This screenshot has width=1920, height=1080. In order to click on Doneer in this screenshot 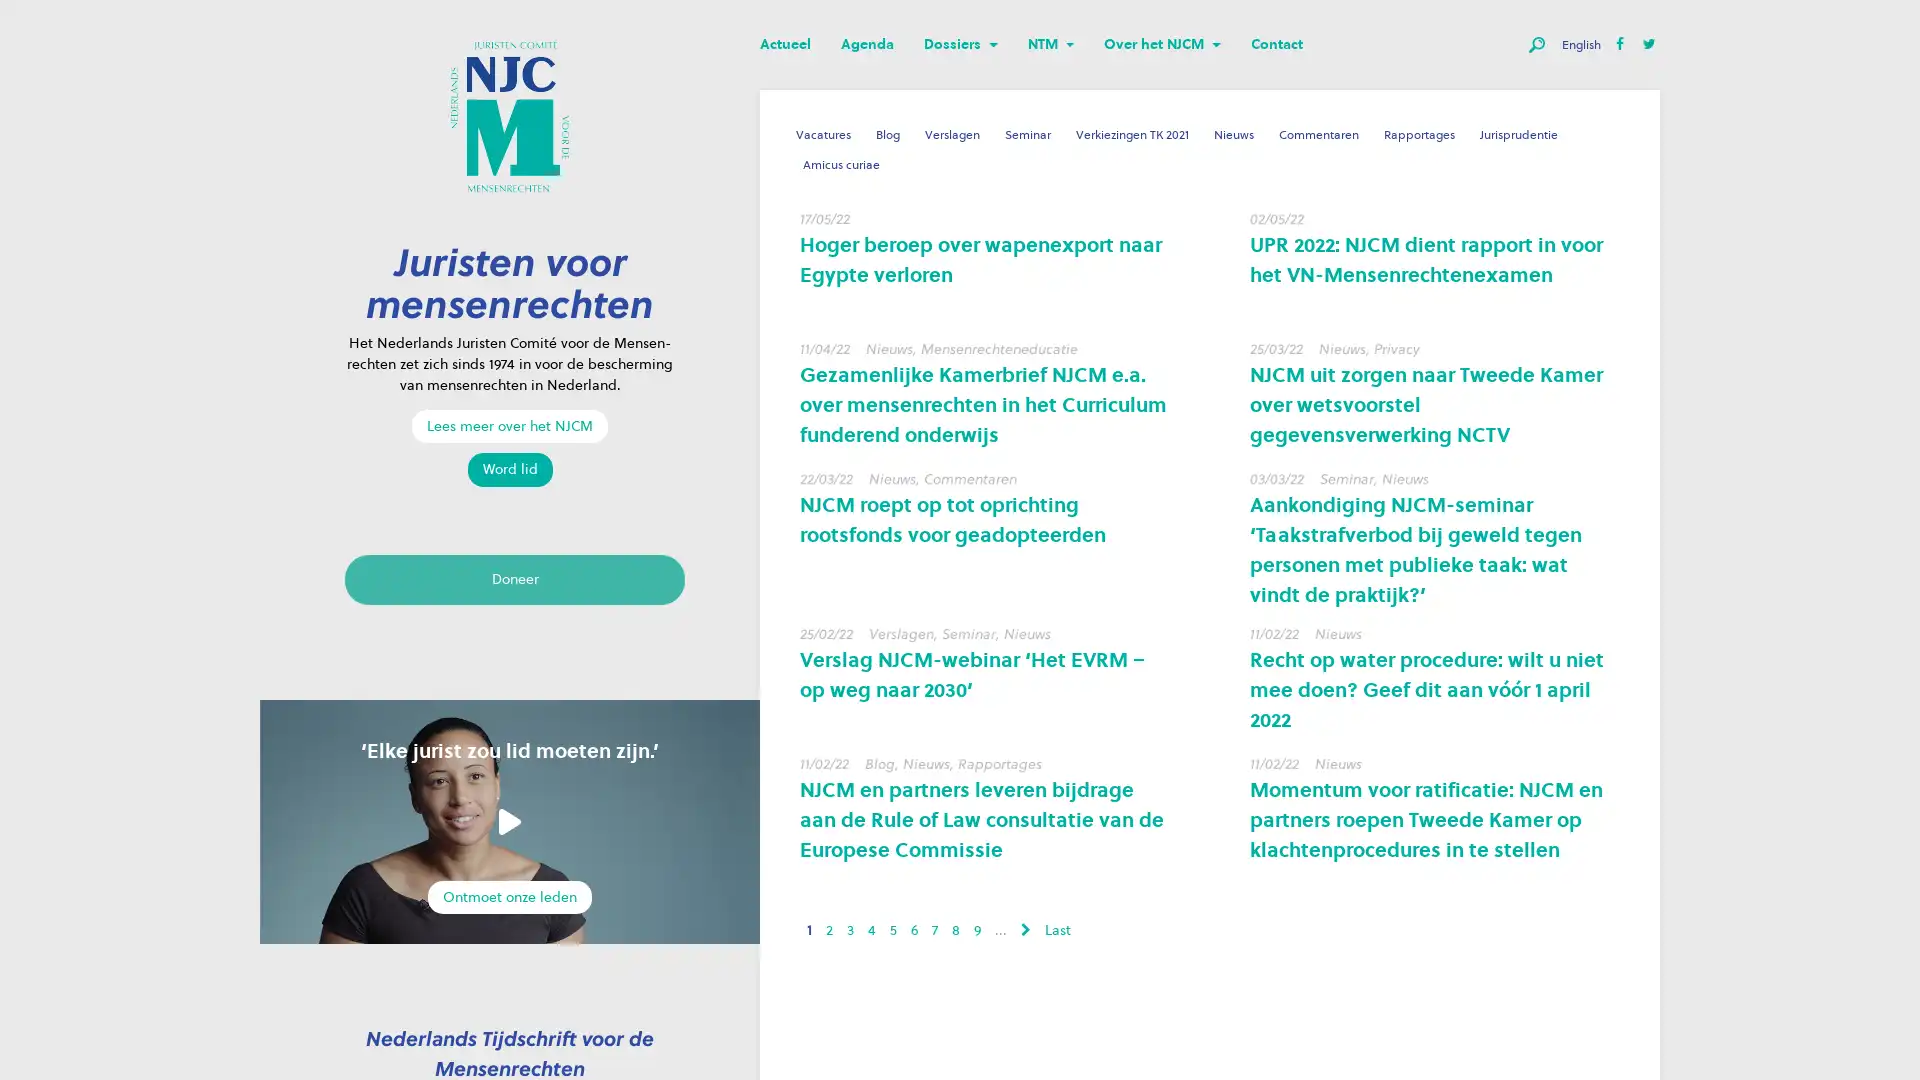, I will do `click(514, 578)`.